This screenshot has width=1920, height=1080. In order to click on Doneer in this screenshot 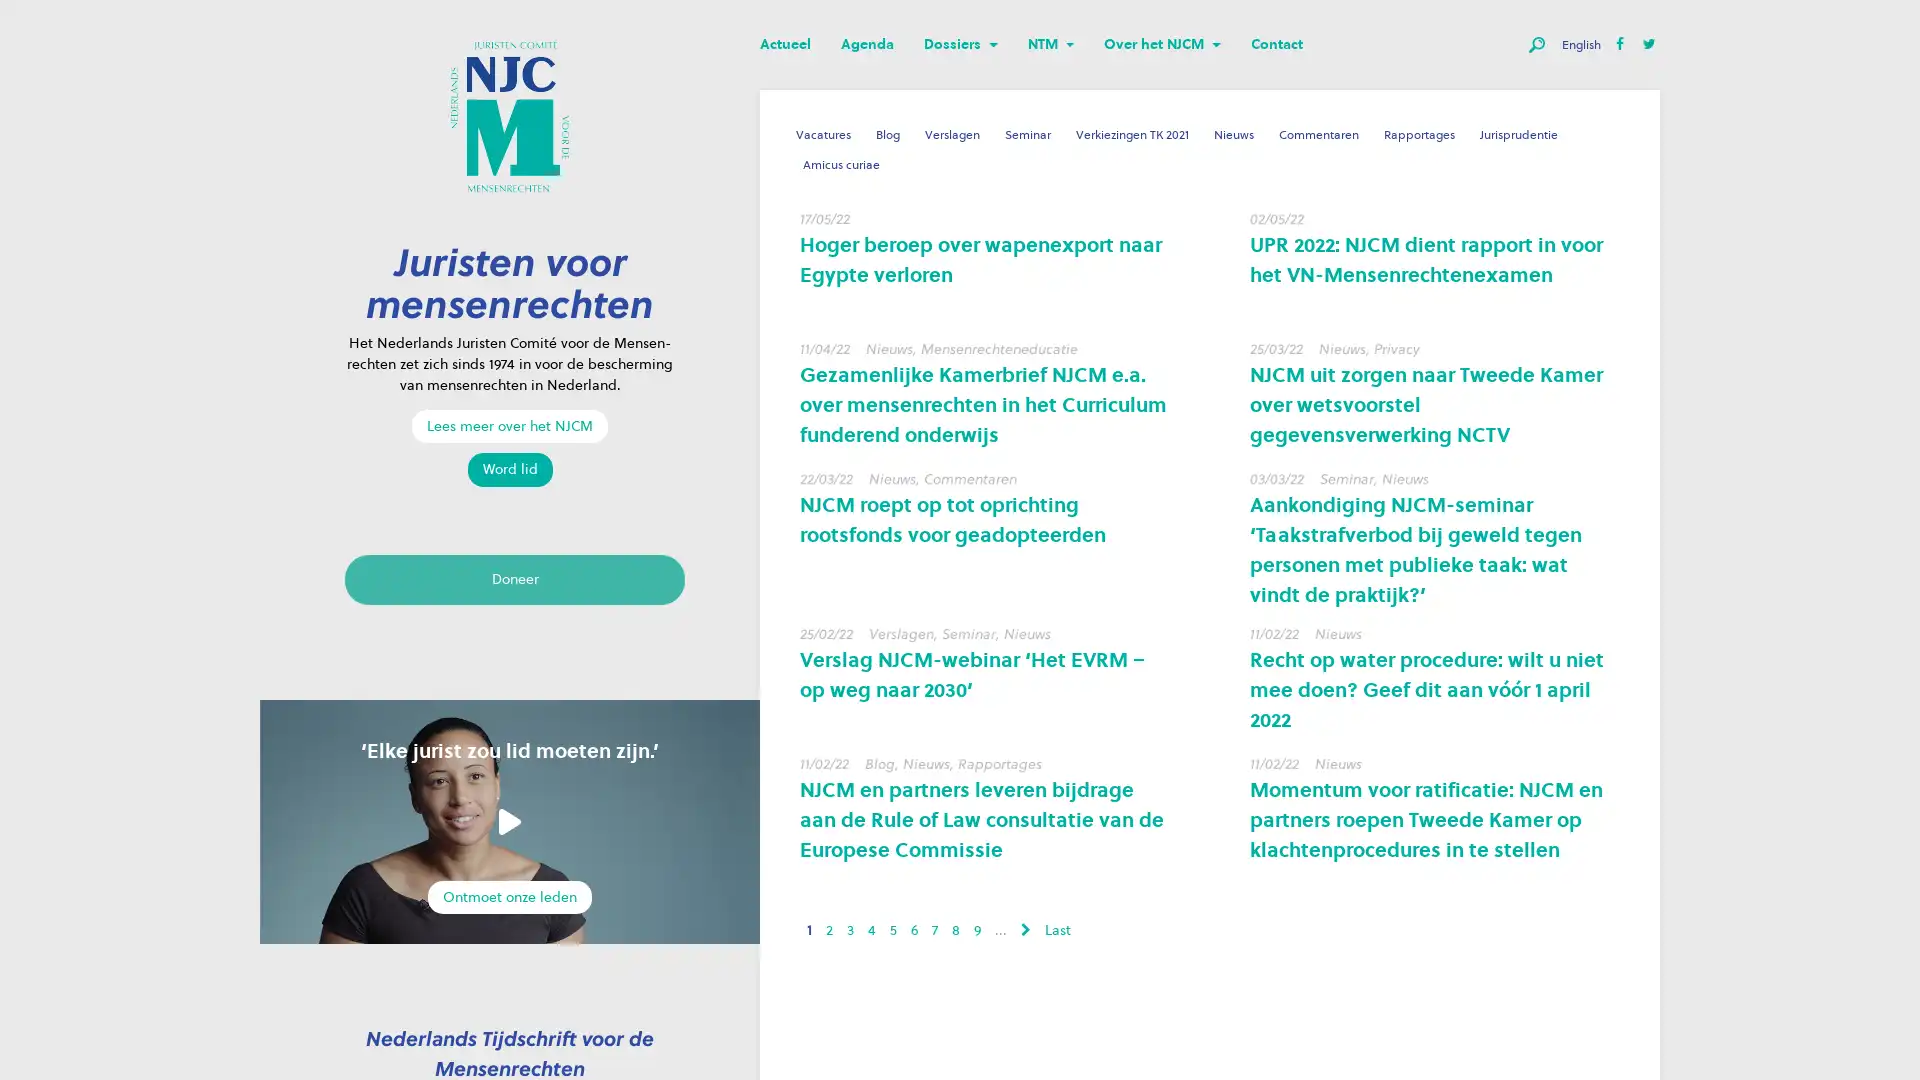, I will do `click(514, 578)`.